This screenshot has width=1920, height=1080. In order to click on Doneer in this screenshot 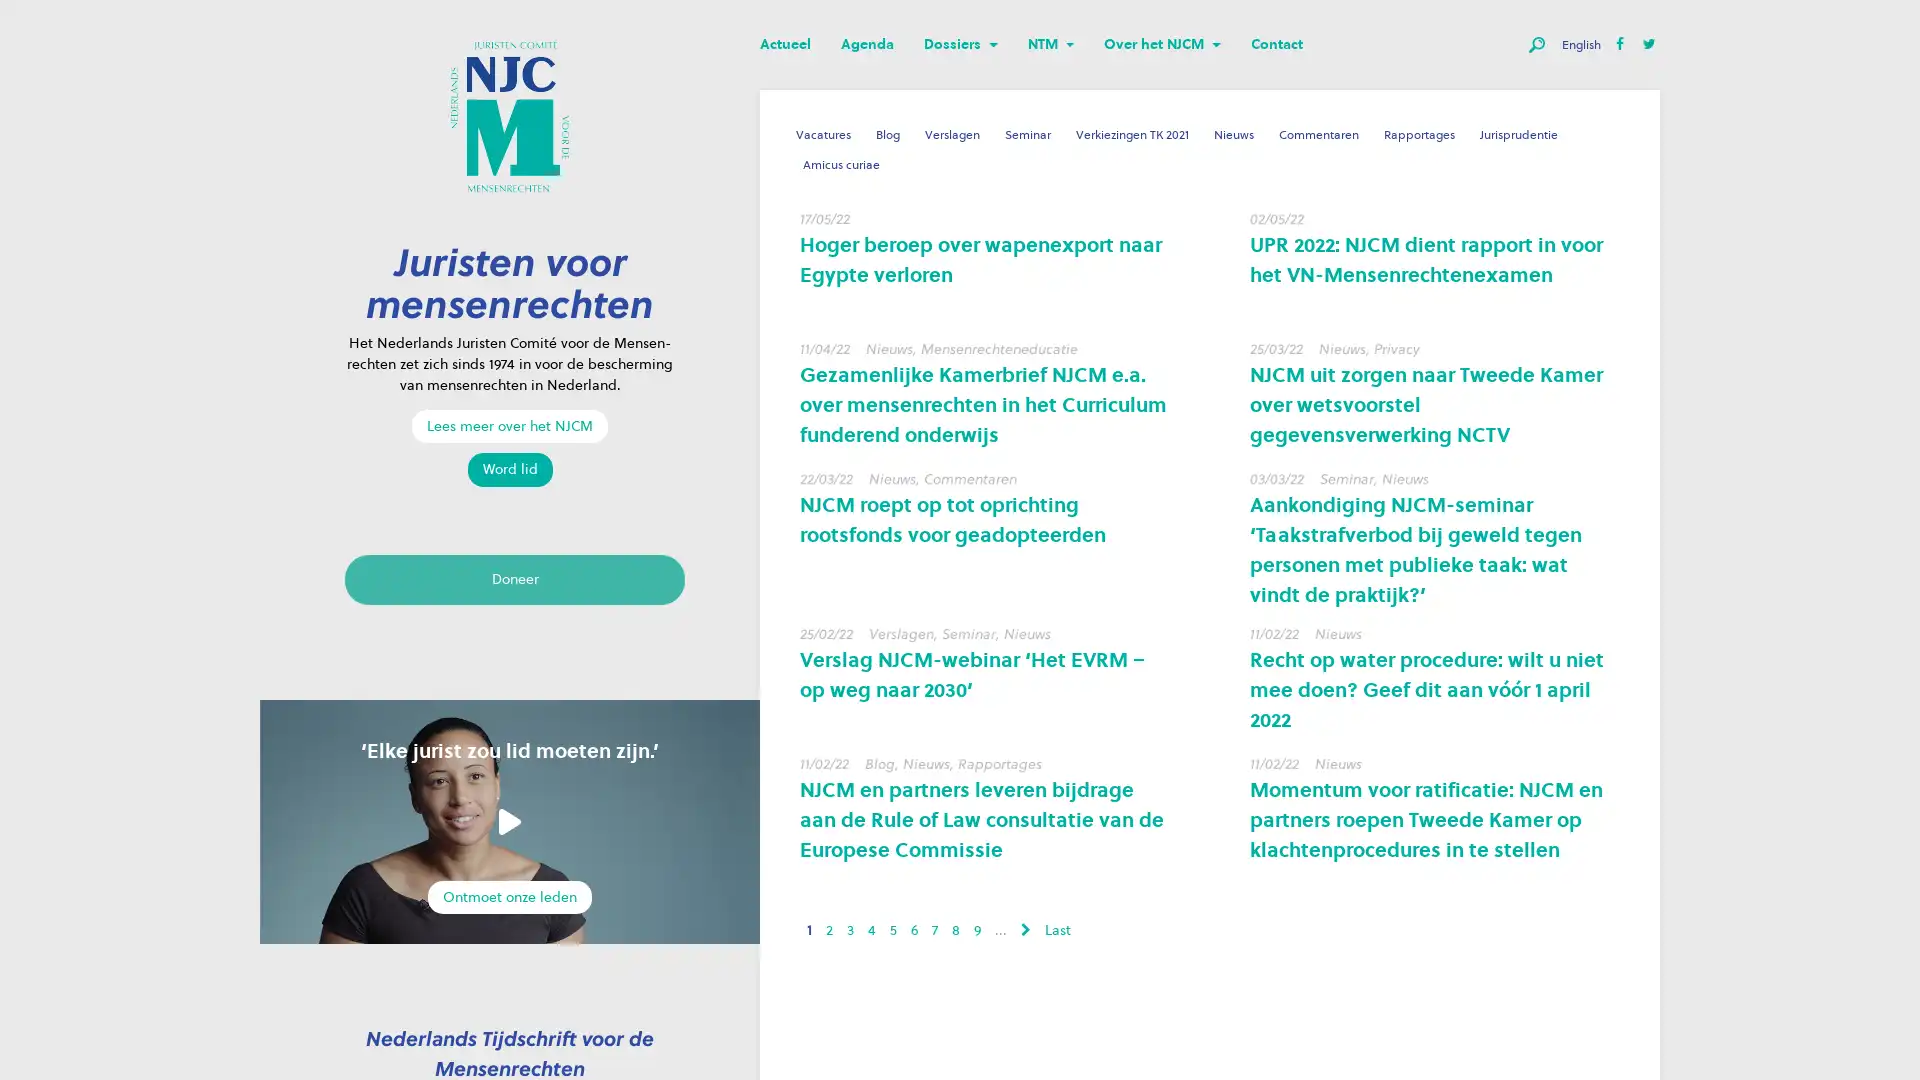, I will do `click(514, 578)`.